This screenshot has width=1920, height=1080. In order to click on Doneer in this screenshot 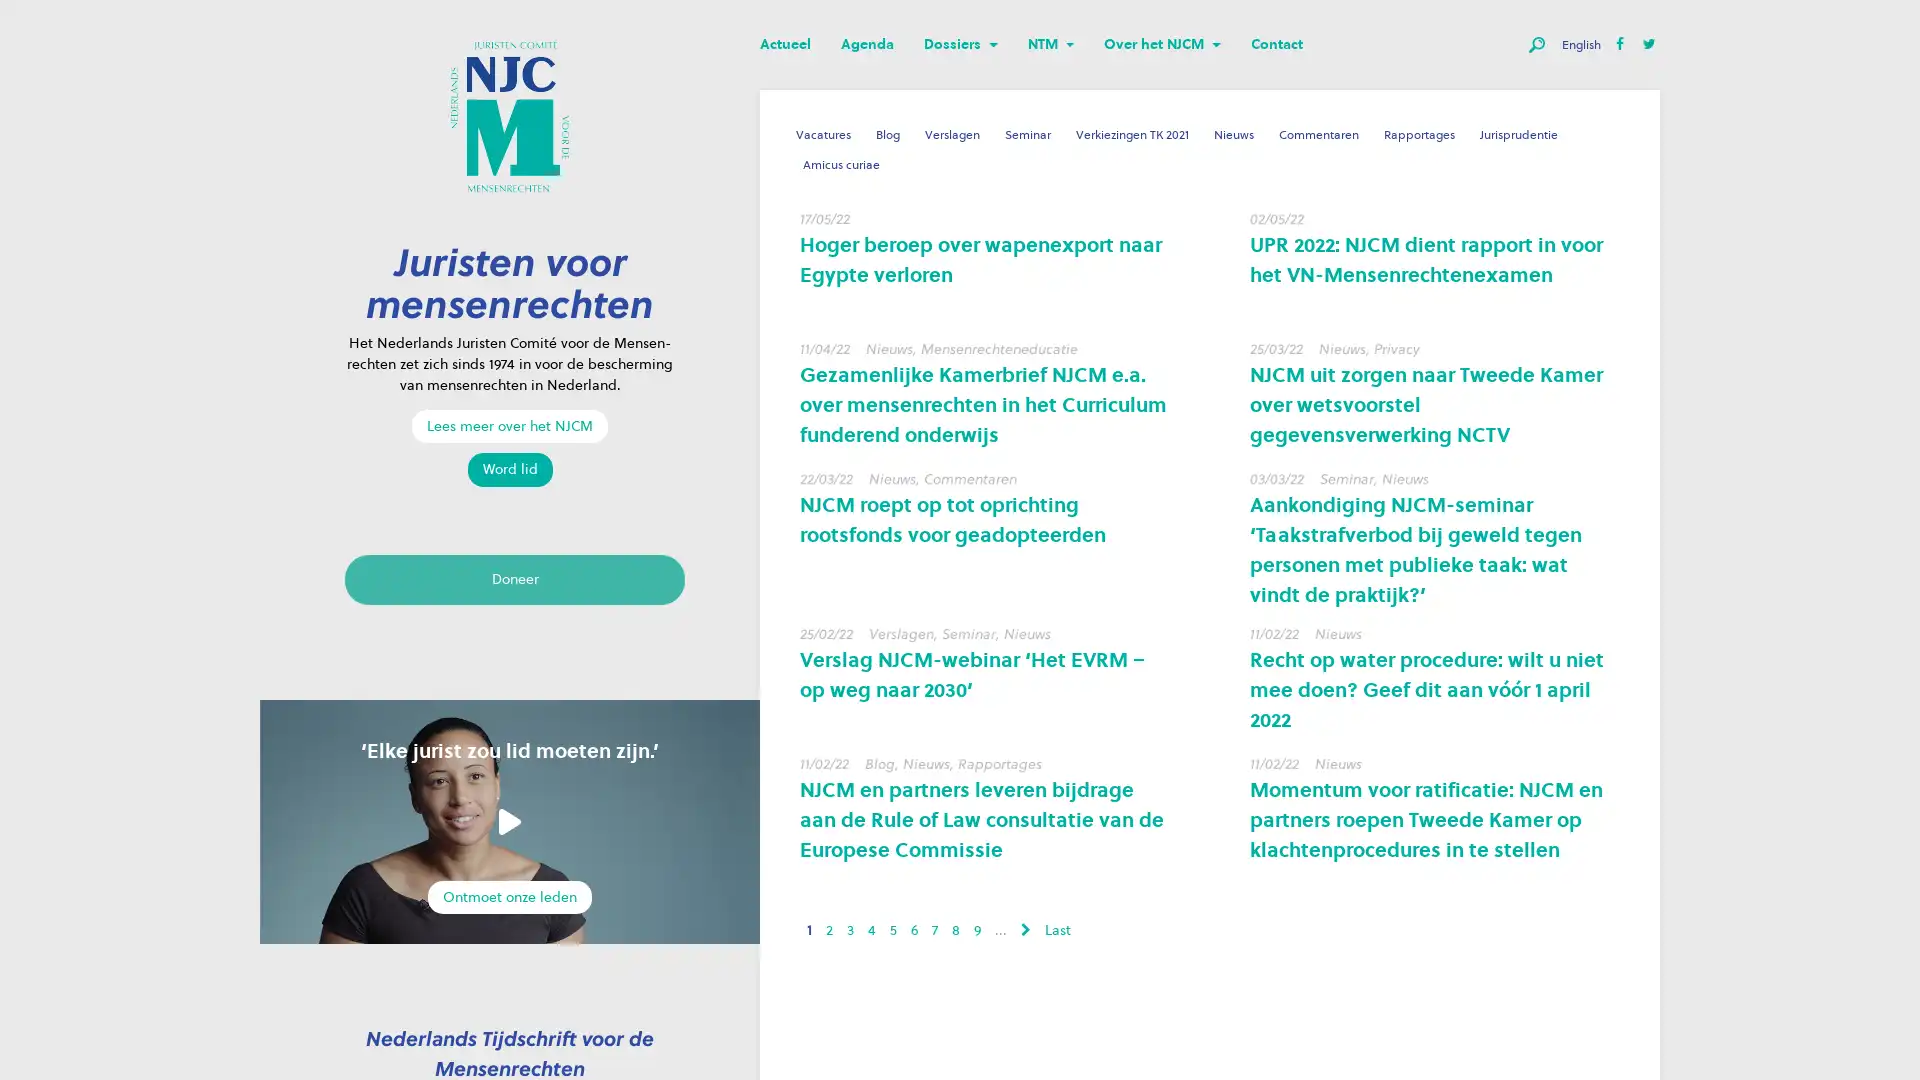, I will do `click(514, 578)`.